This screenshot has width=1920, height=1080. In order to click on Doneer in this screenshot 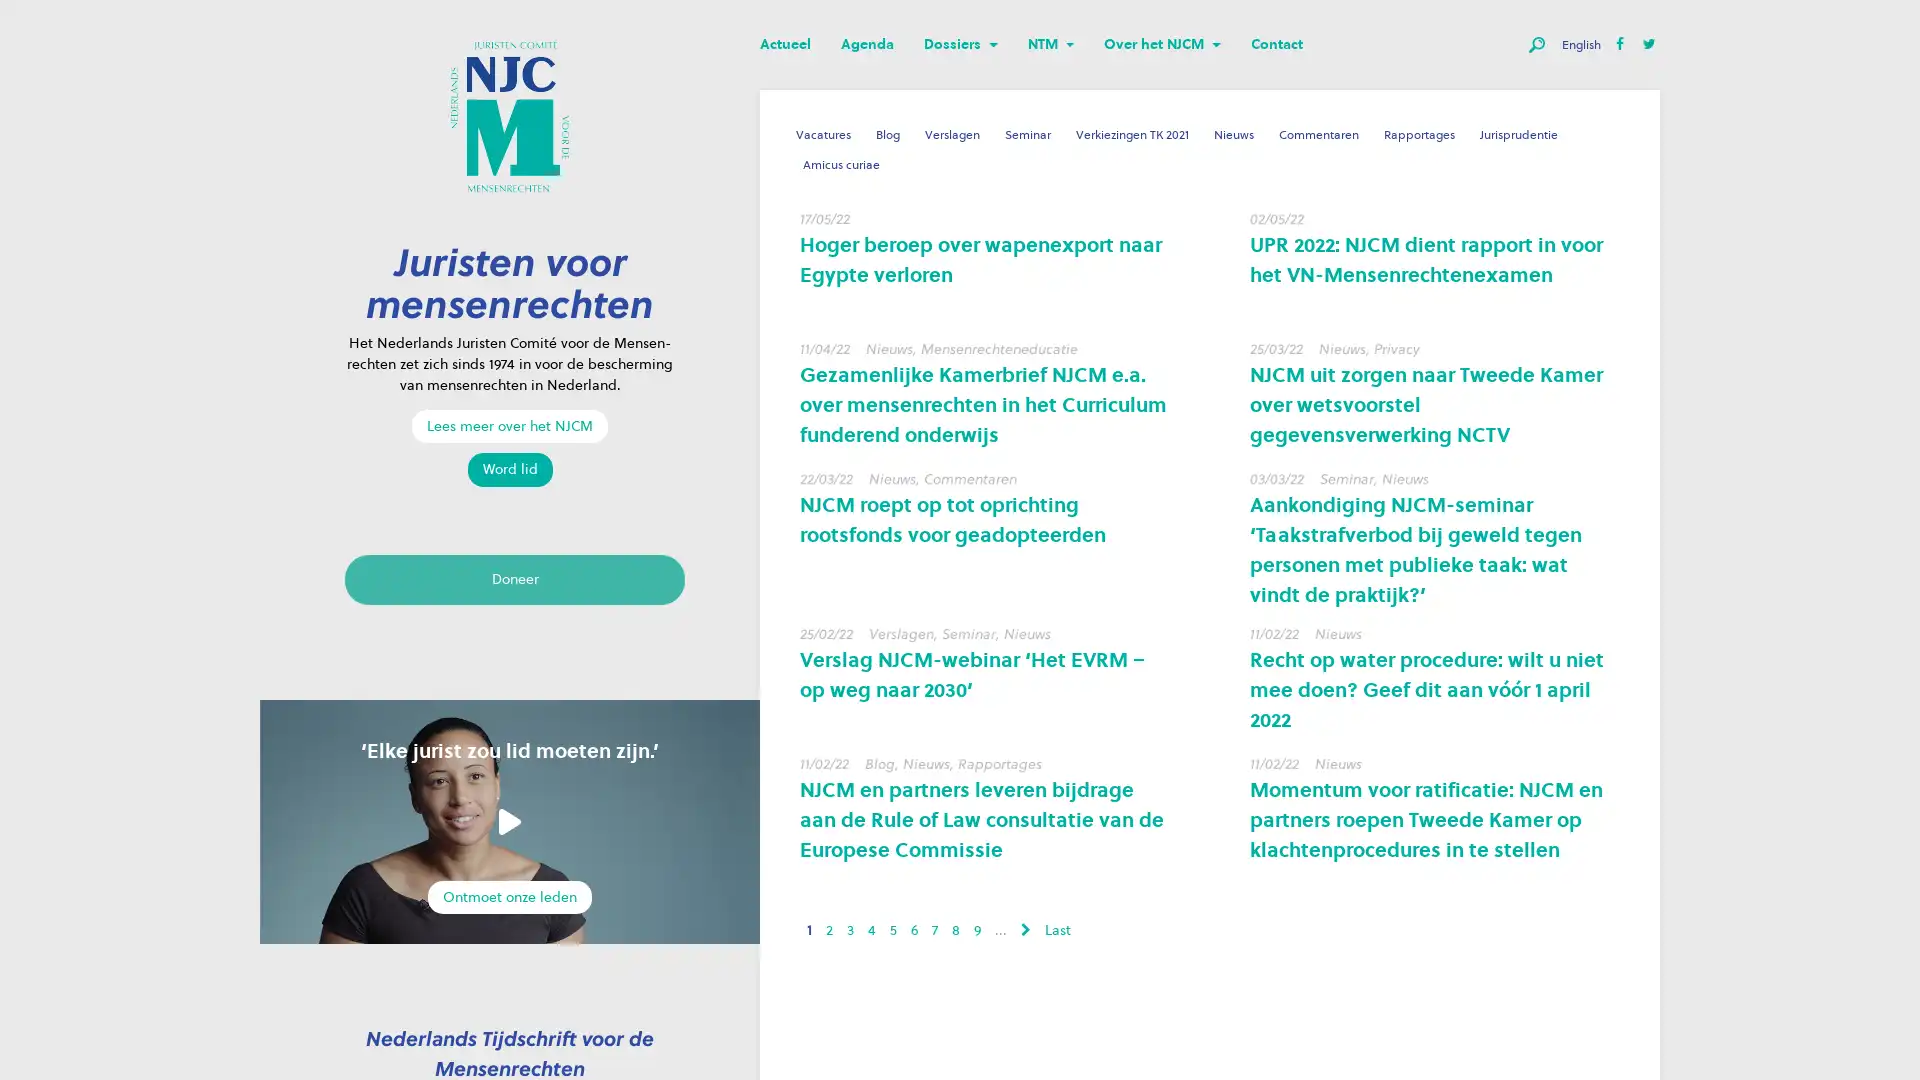, I will do `click(514, 578)`.